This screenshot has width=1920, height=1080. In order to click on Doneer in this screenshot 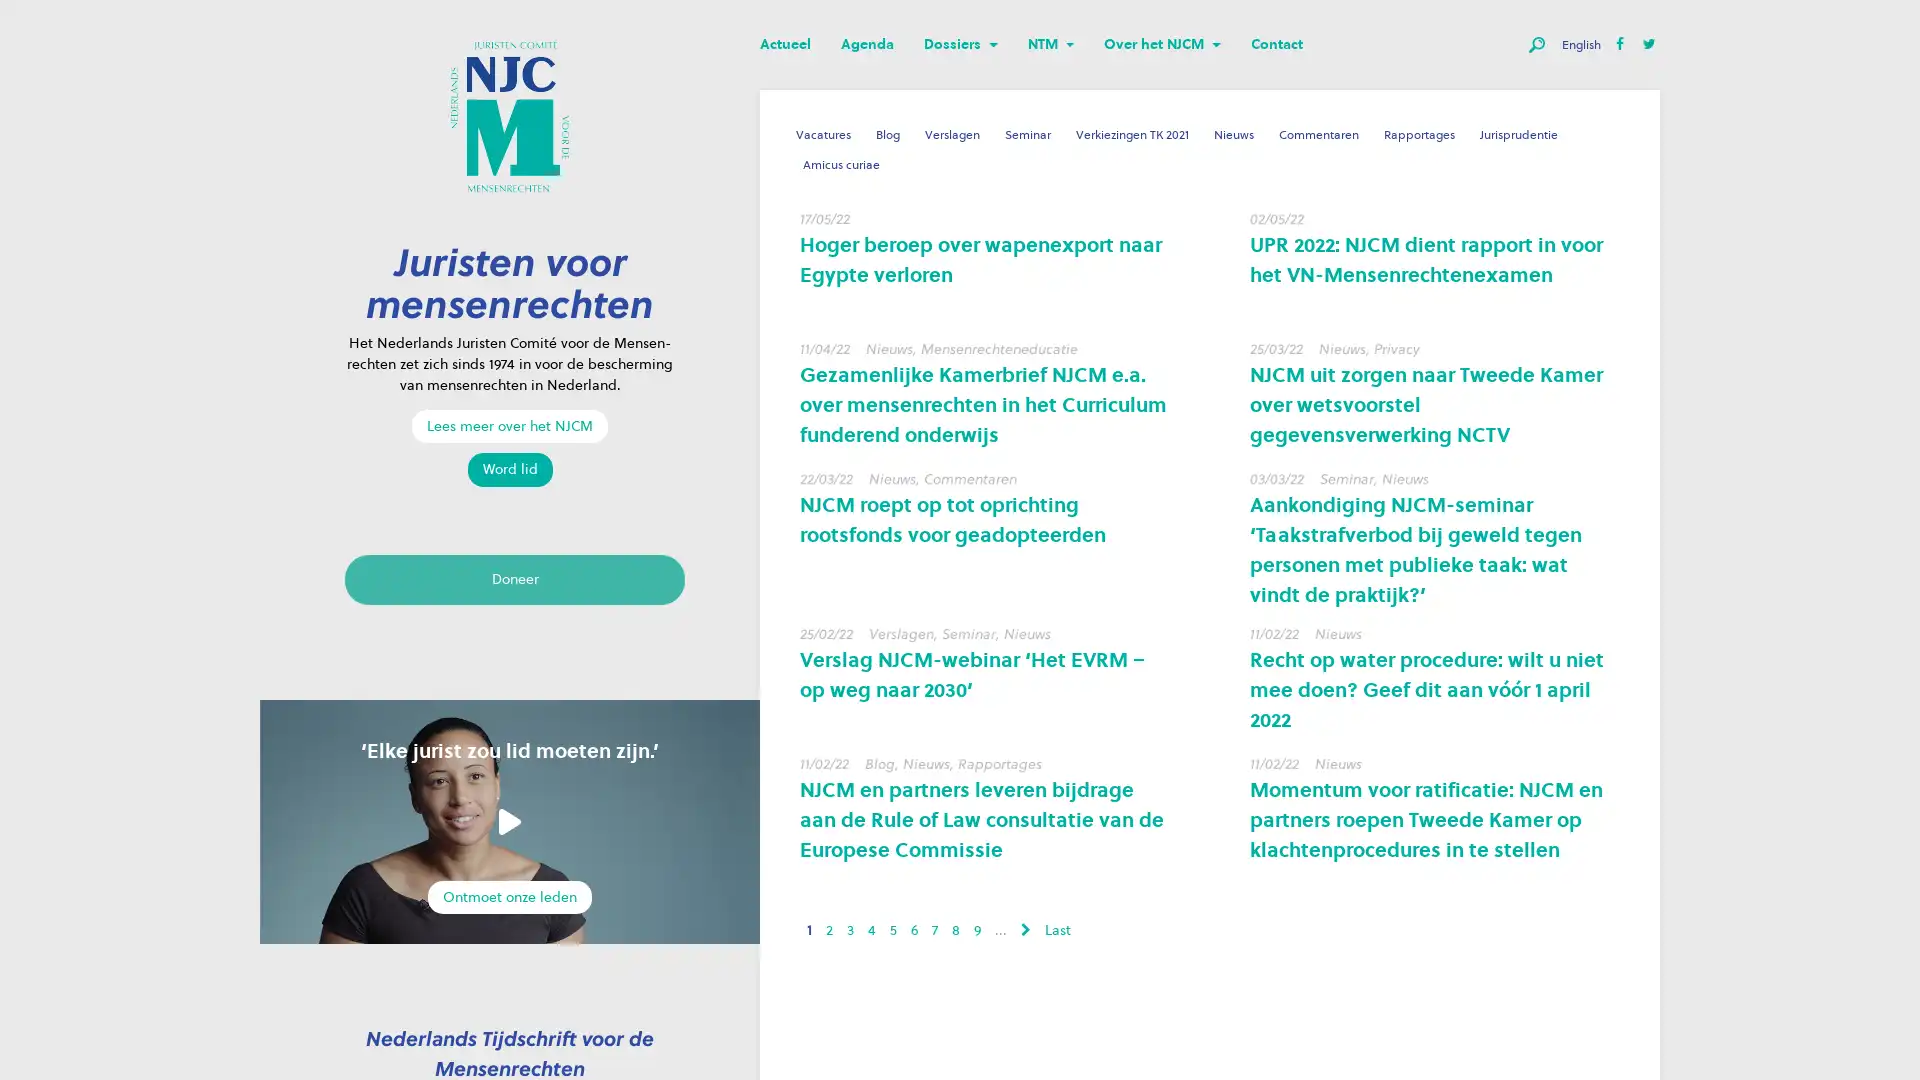, I will do `click(514, 578)`.